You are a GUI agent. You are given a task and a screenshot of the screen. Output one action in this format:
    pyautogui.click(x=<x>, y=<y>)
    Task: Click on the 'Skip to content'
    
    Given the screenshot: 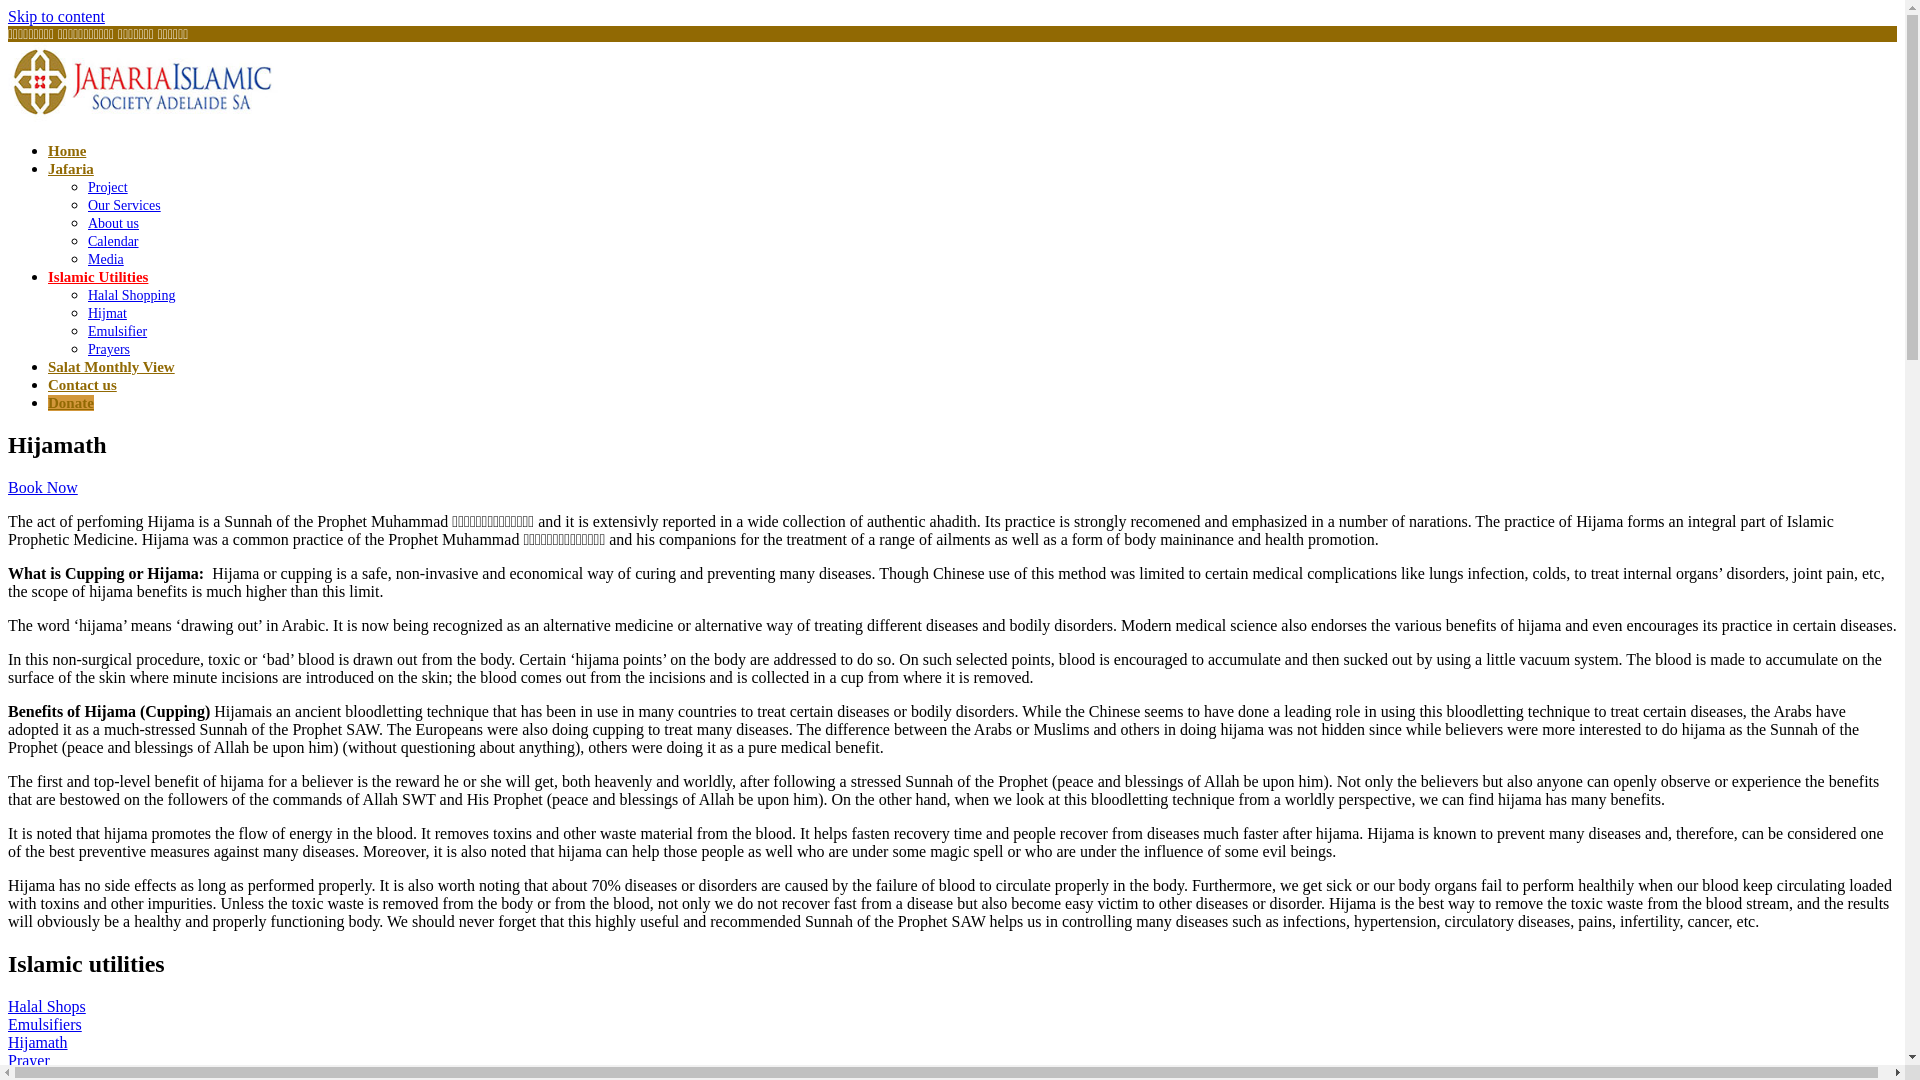 What is the action you would take?
    pyautogui.click(x=8, y=16)
    